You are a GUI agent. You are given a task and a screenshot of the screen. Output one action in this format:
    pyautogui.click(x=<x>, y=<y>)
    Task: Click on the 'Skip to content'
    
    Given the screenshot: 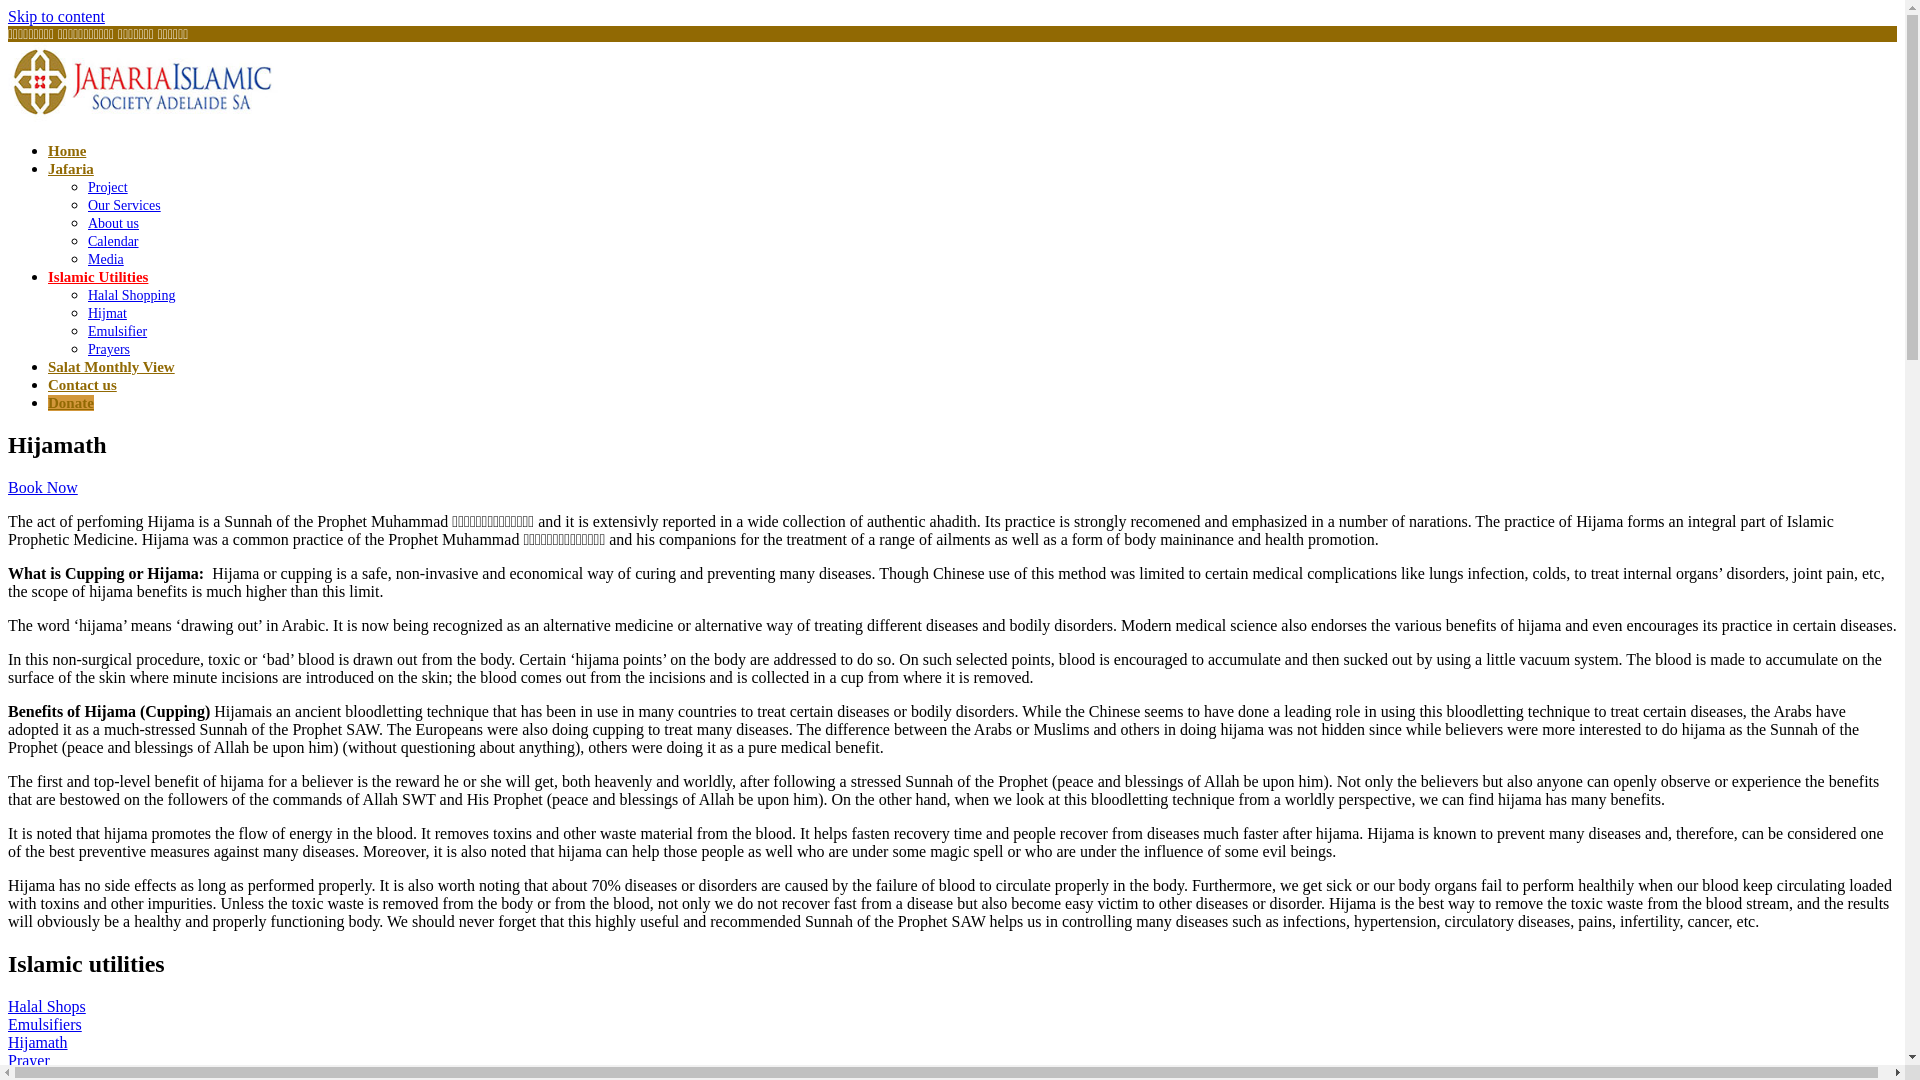 What is the action you would take?
    pyautogui.click(x=8, y=16)
    